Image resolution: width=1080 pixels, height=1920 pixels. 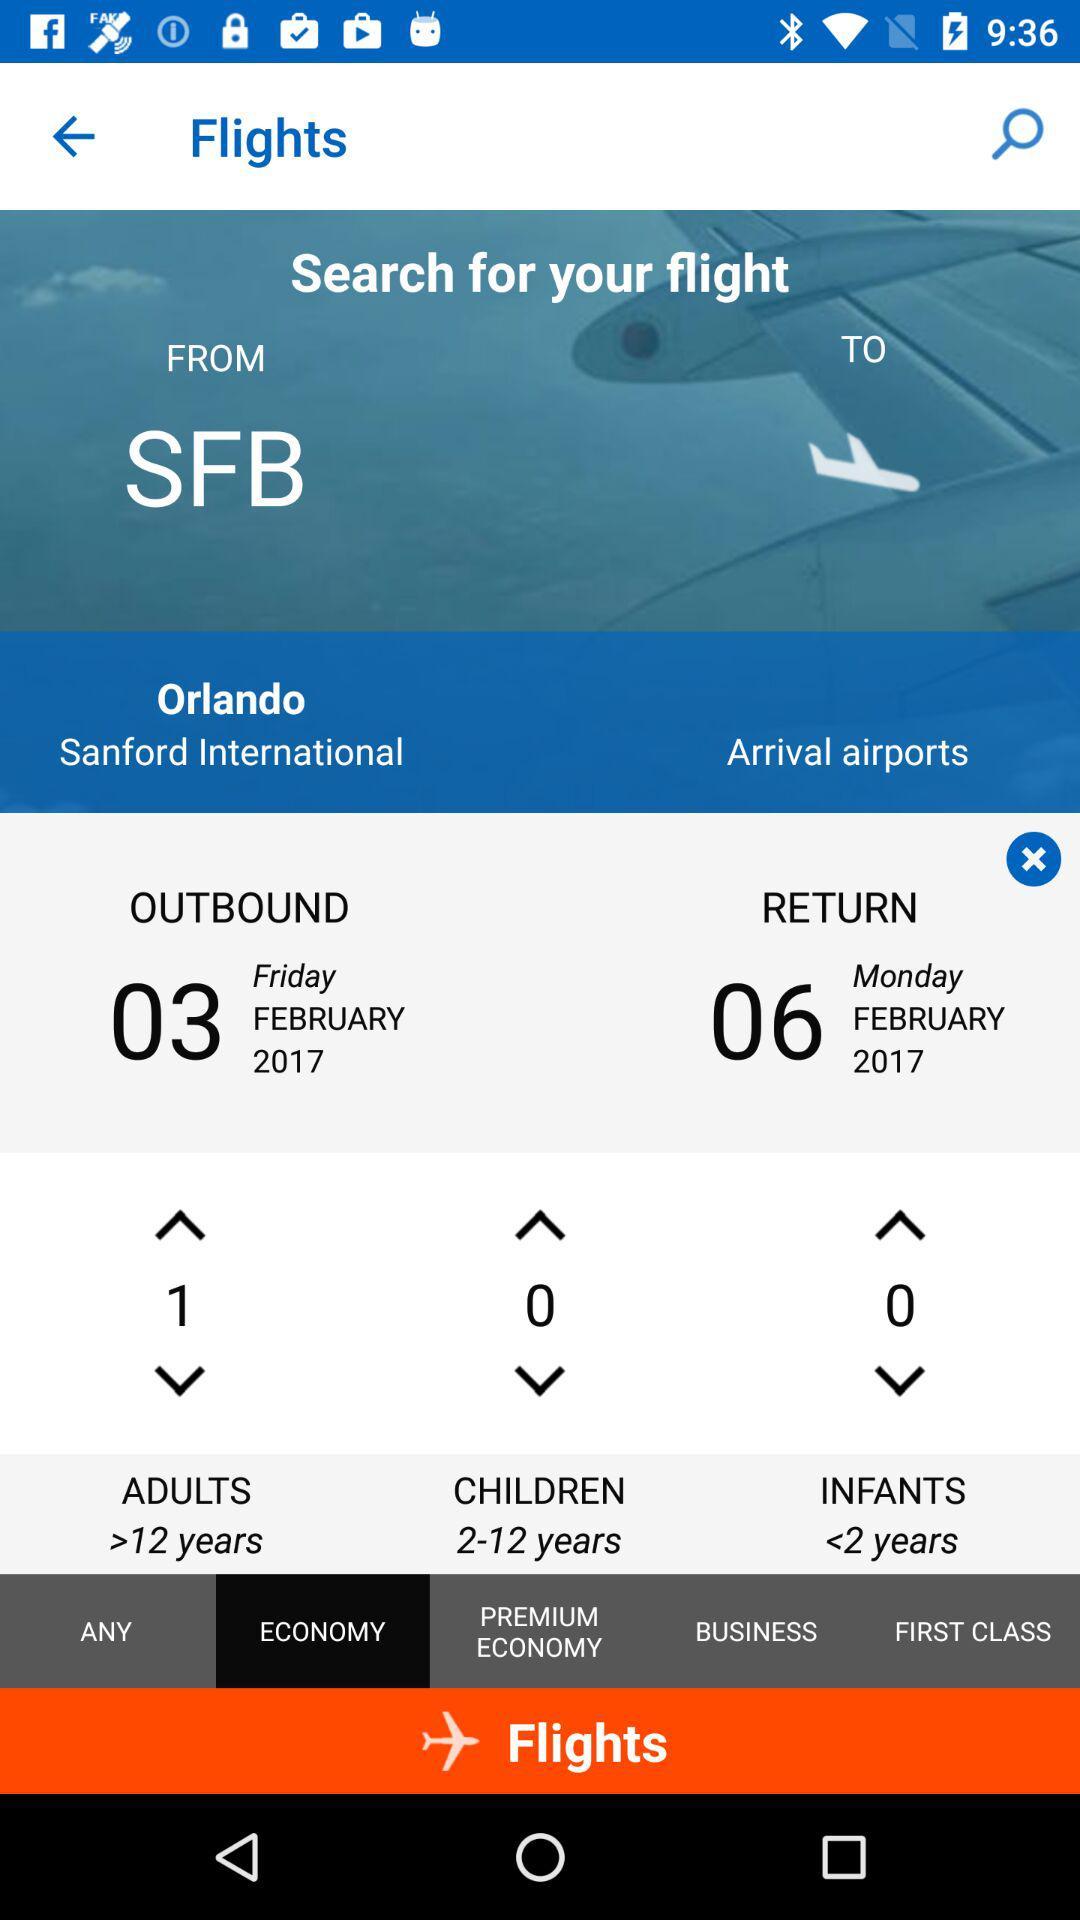 I want to click on icon next to flights, so click(x=72, y=135).